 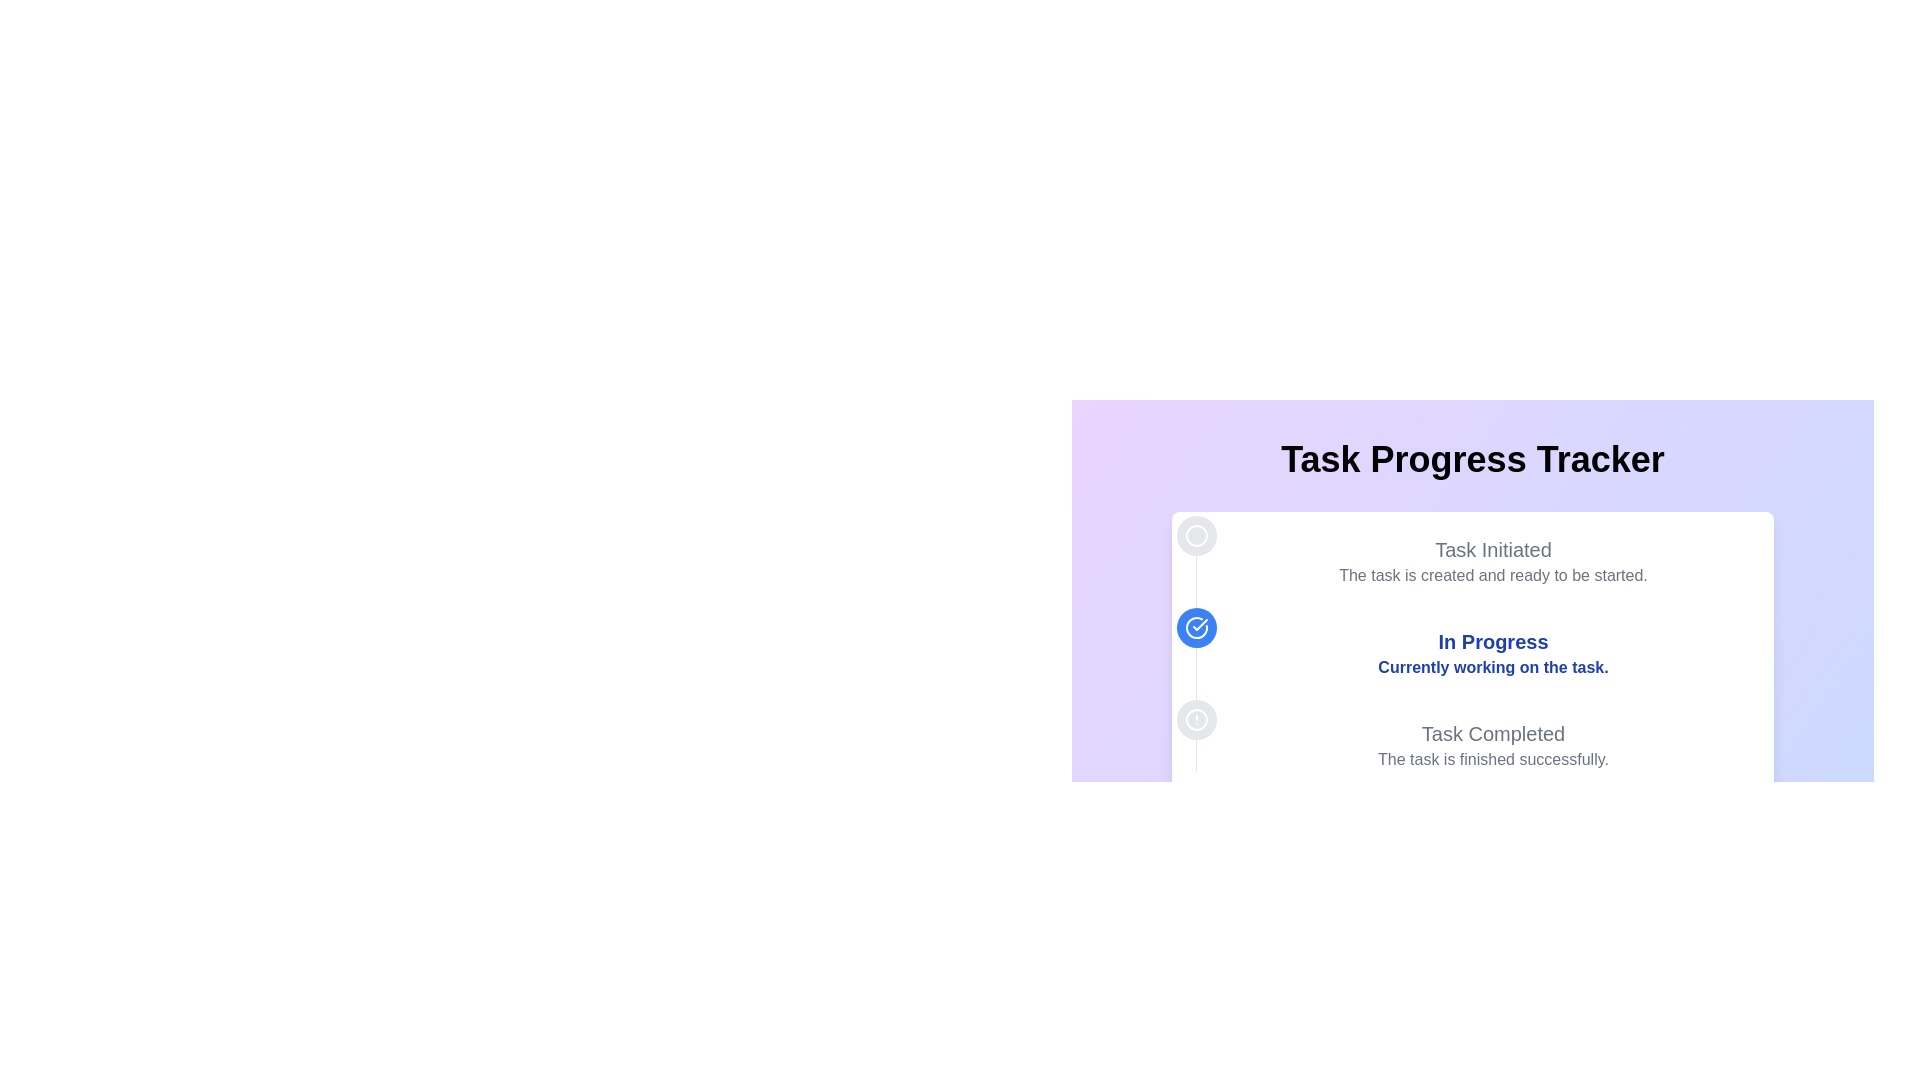 What do you see at coordinates (1473, 693) in the screenshot?
I see `the task progress tracker element which visually displays the progress of a task with stages: 'Task Initiated', 'In Progress', and 'Task Completed'` at bounding box center [1473, 693].